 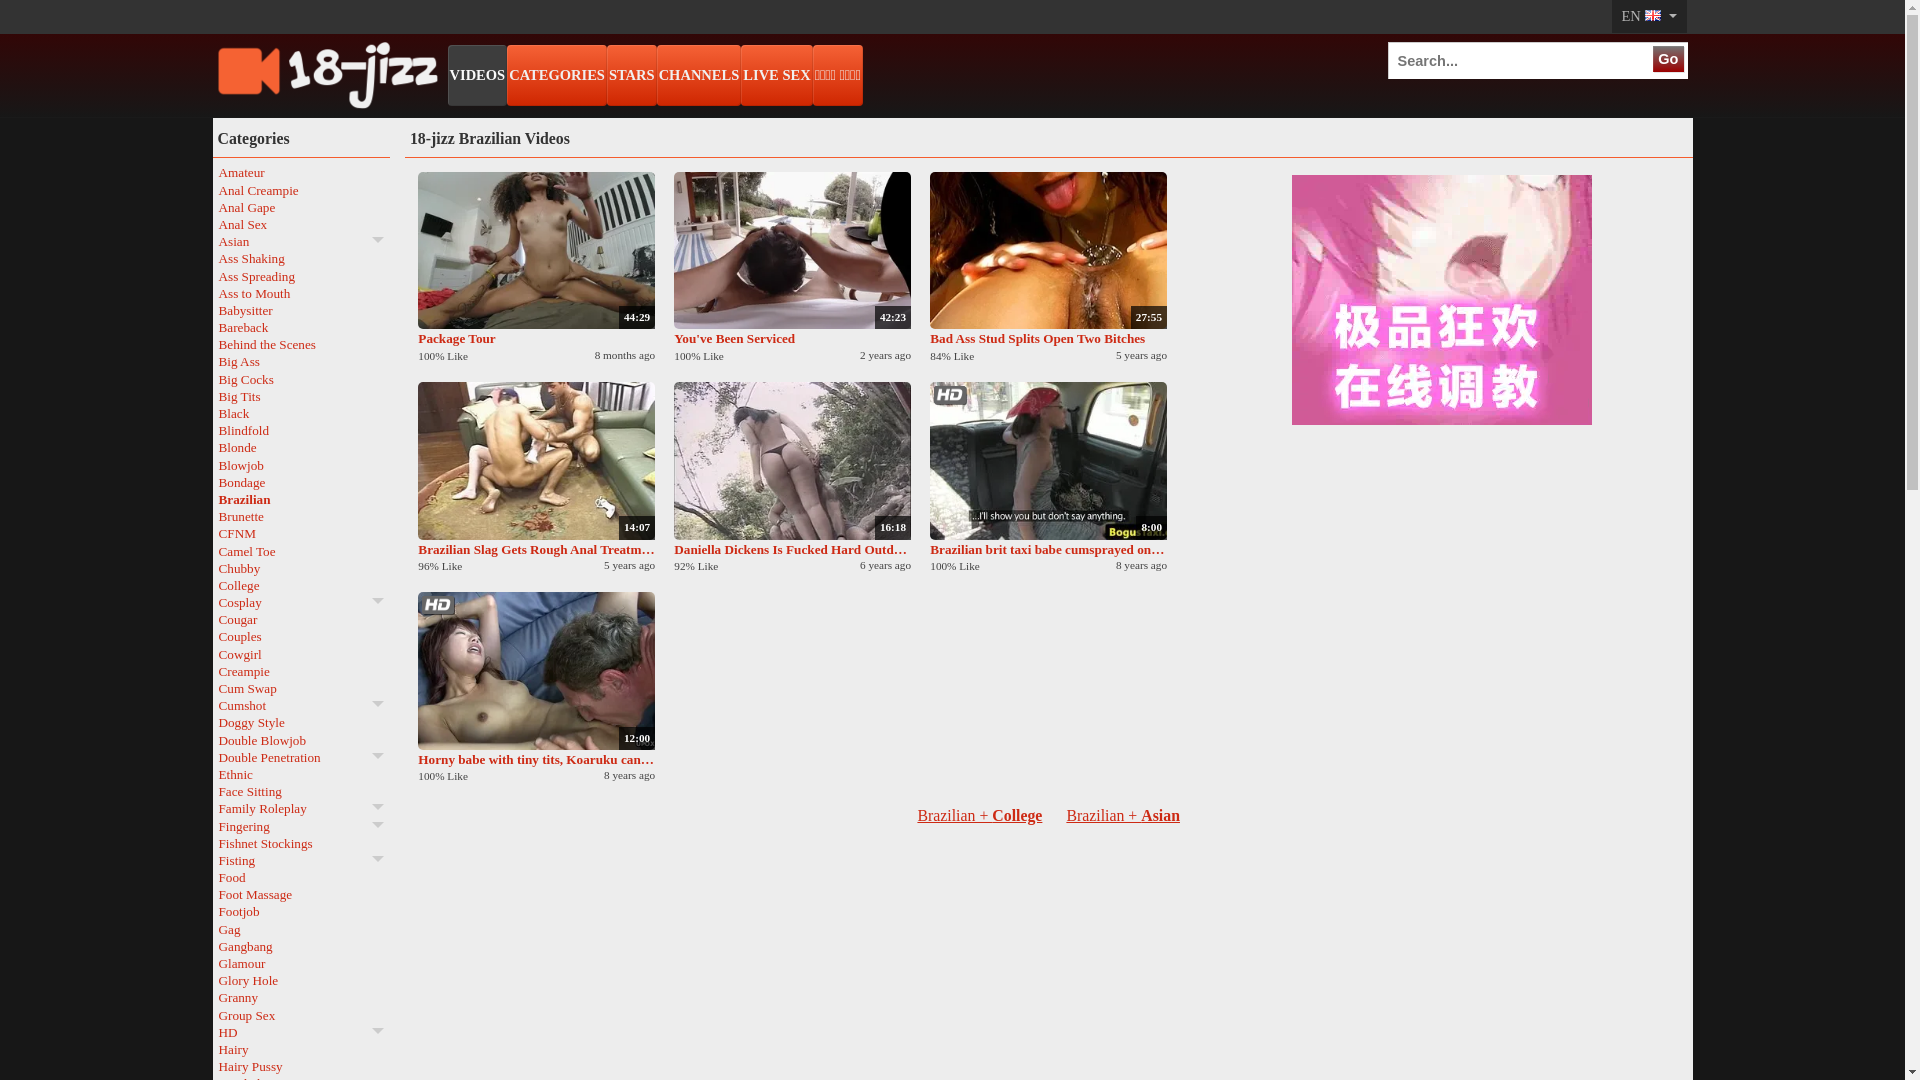 What do you see at coordinates (217, 257) in the screenshot?
I see `'Ass Shaking'` at bounding box center [217, 257].